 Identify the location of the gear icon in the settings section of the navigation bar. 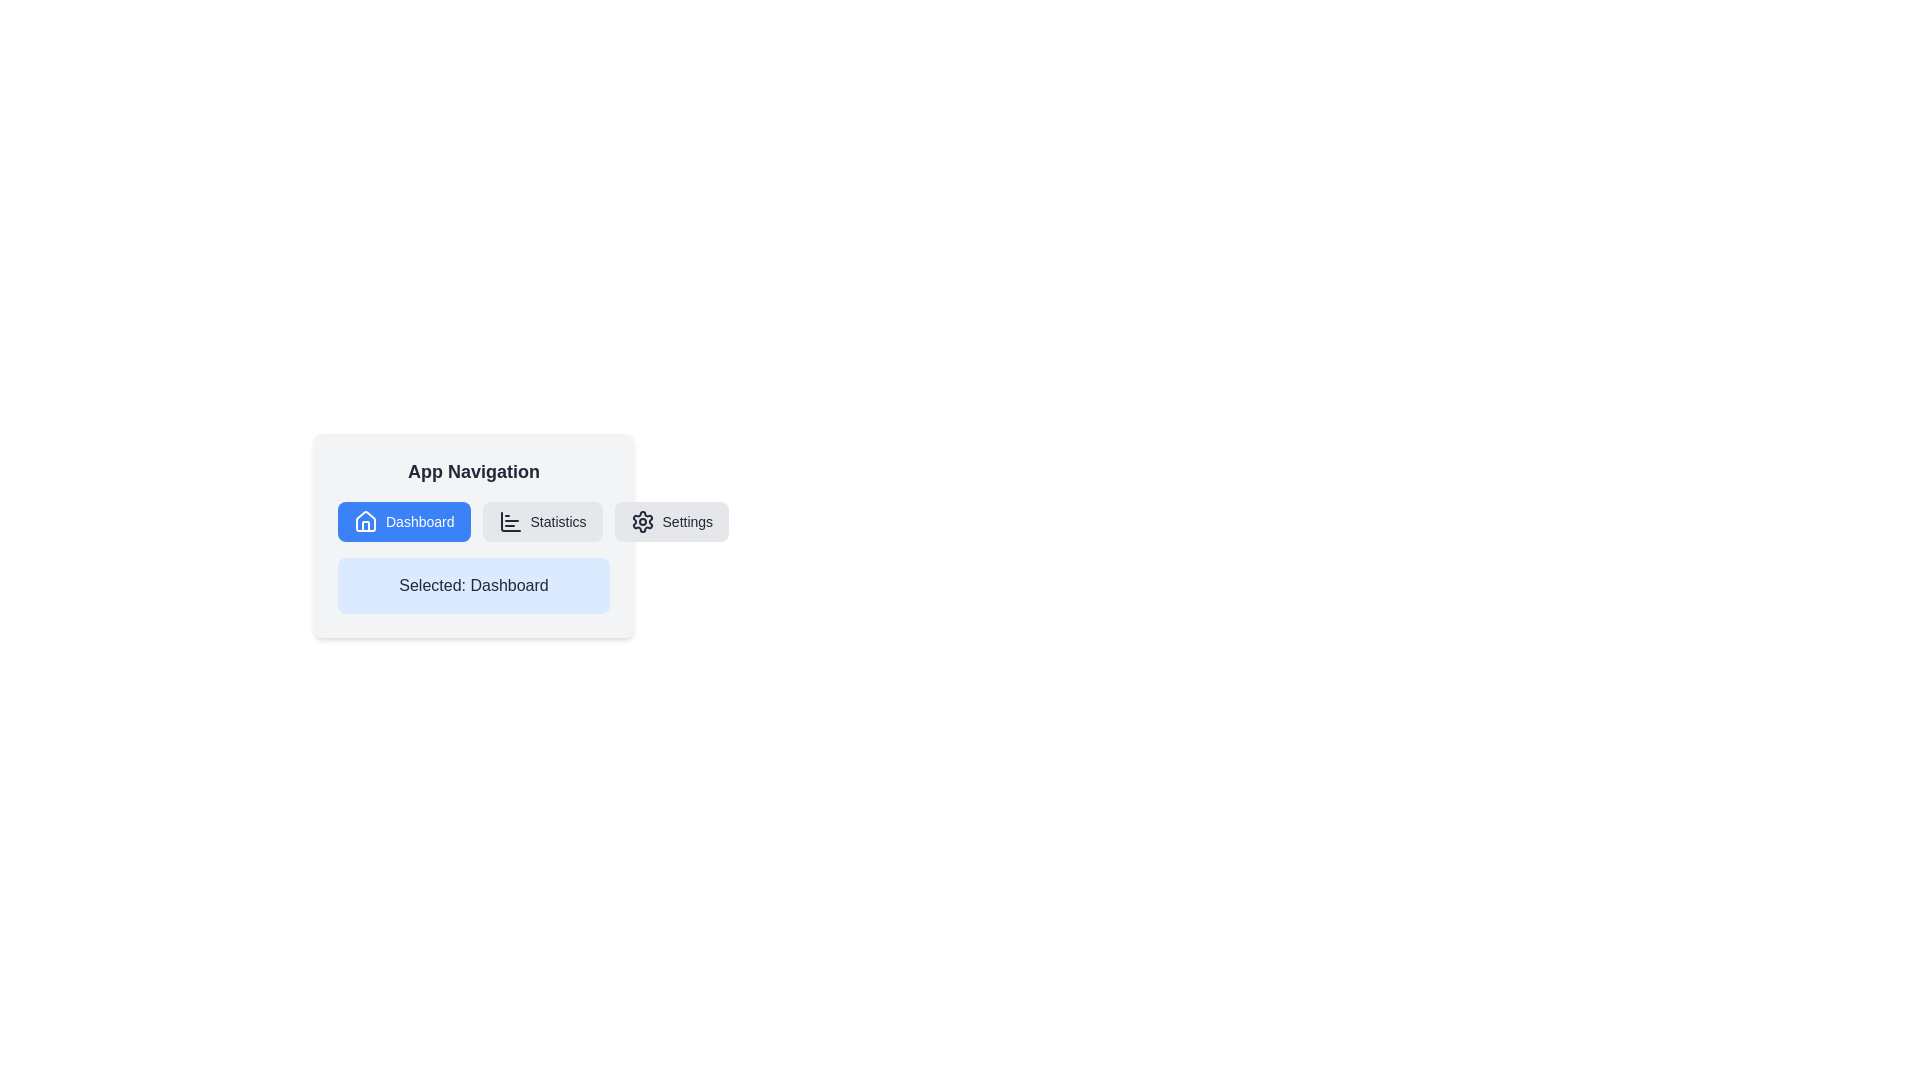
(642, 520).